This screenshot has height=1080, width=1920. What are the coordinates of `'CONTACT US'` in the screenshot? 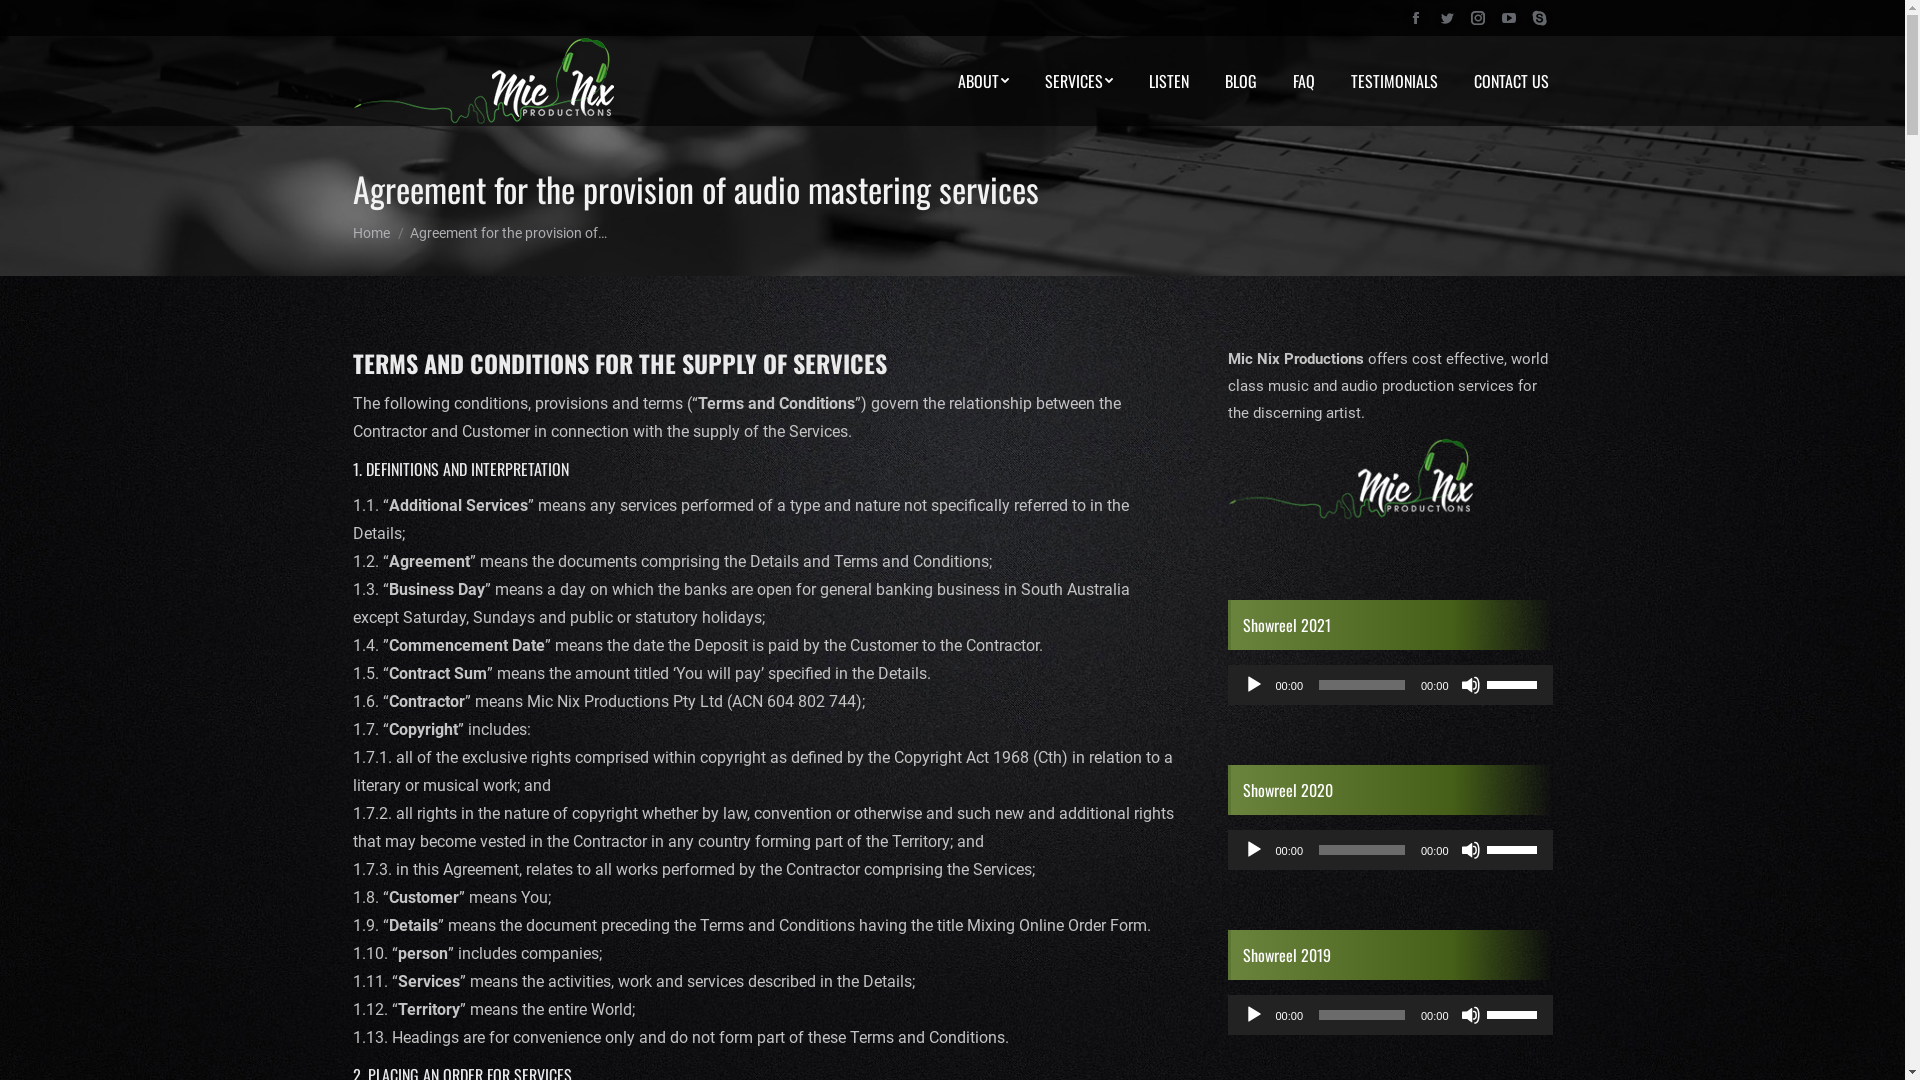 It's located at (1511, 80).